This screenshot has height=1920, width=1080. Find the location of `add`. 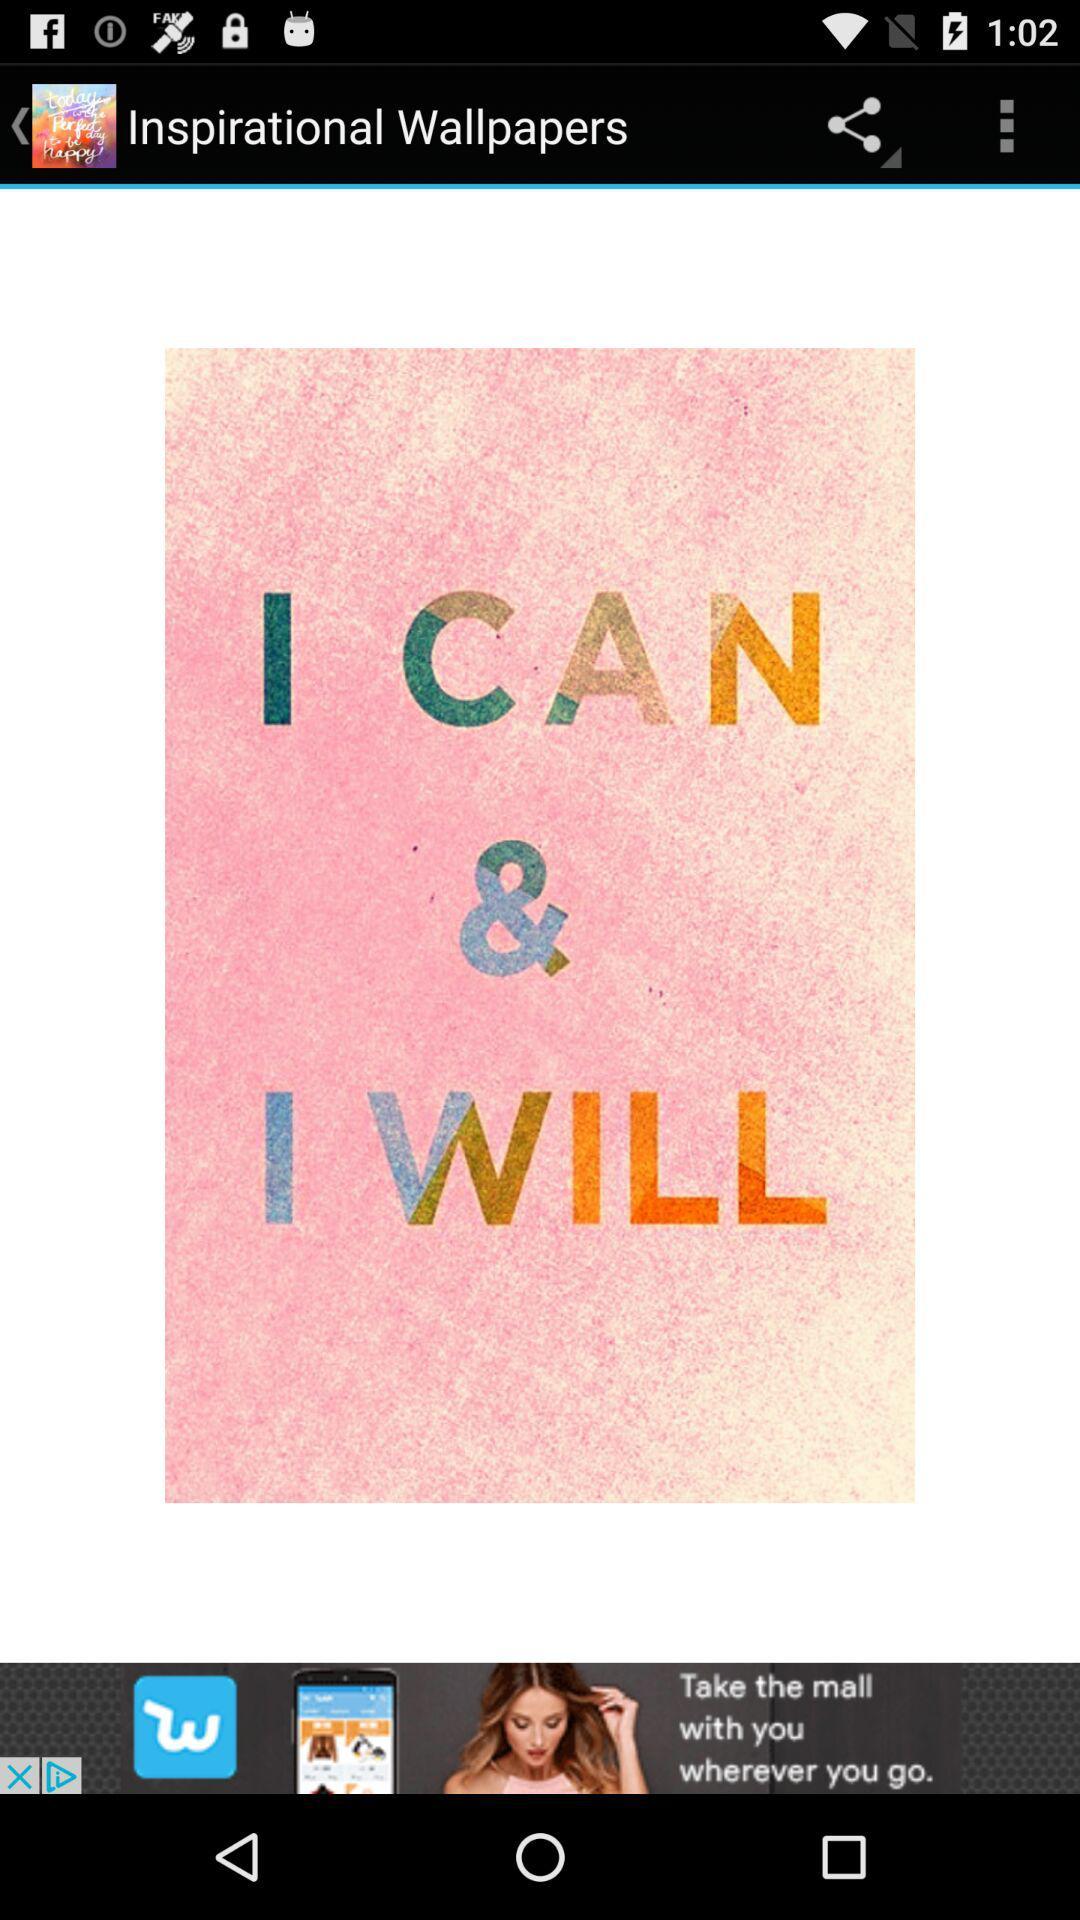

add is located at coordinates (540, 1727).